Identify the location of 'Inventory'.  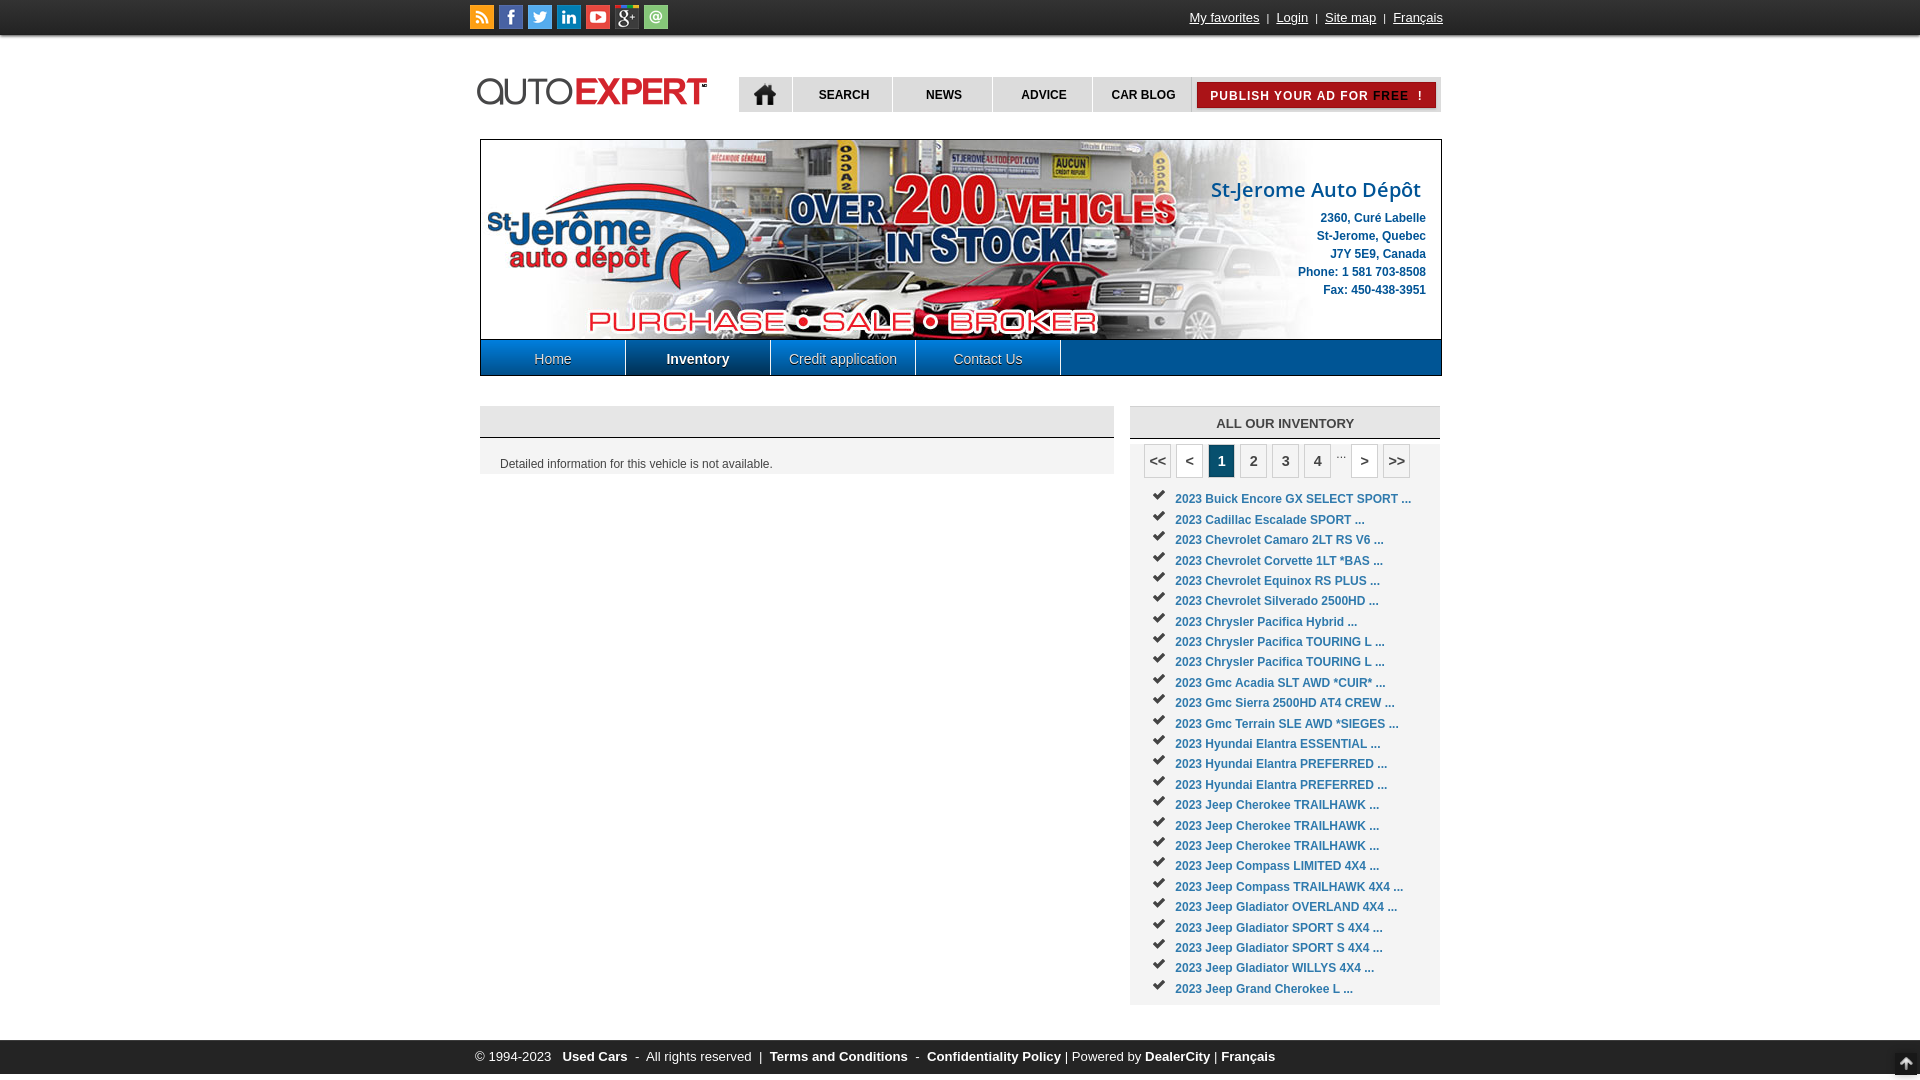
(698, 356).